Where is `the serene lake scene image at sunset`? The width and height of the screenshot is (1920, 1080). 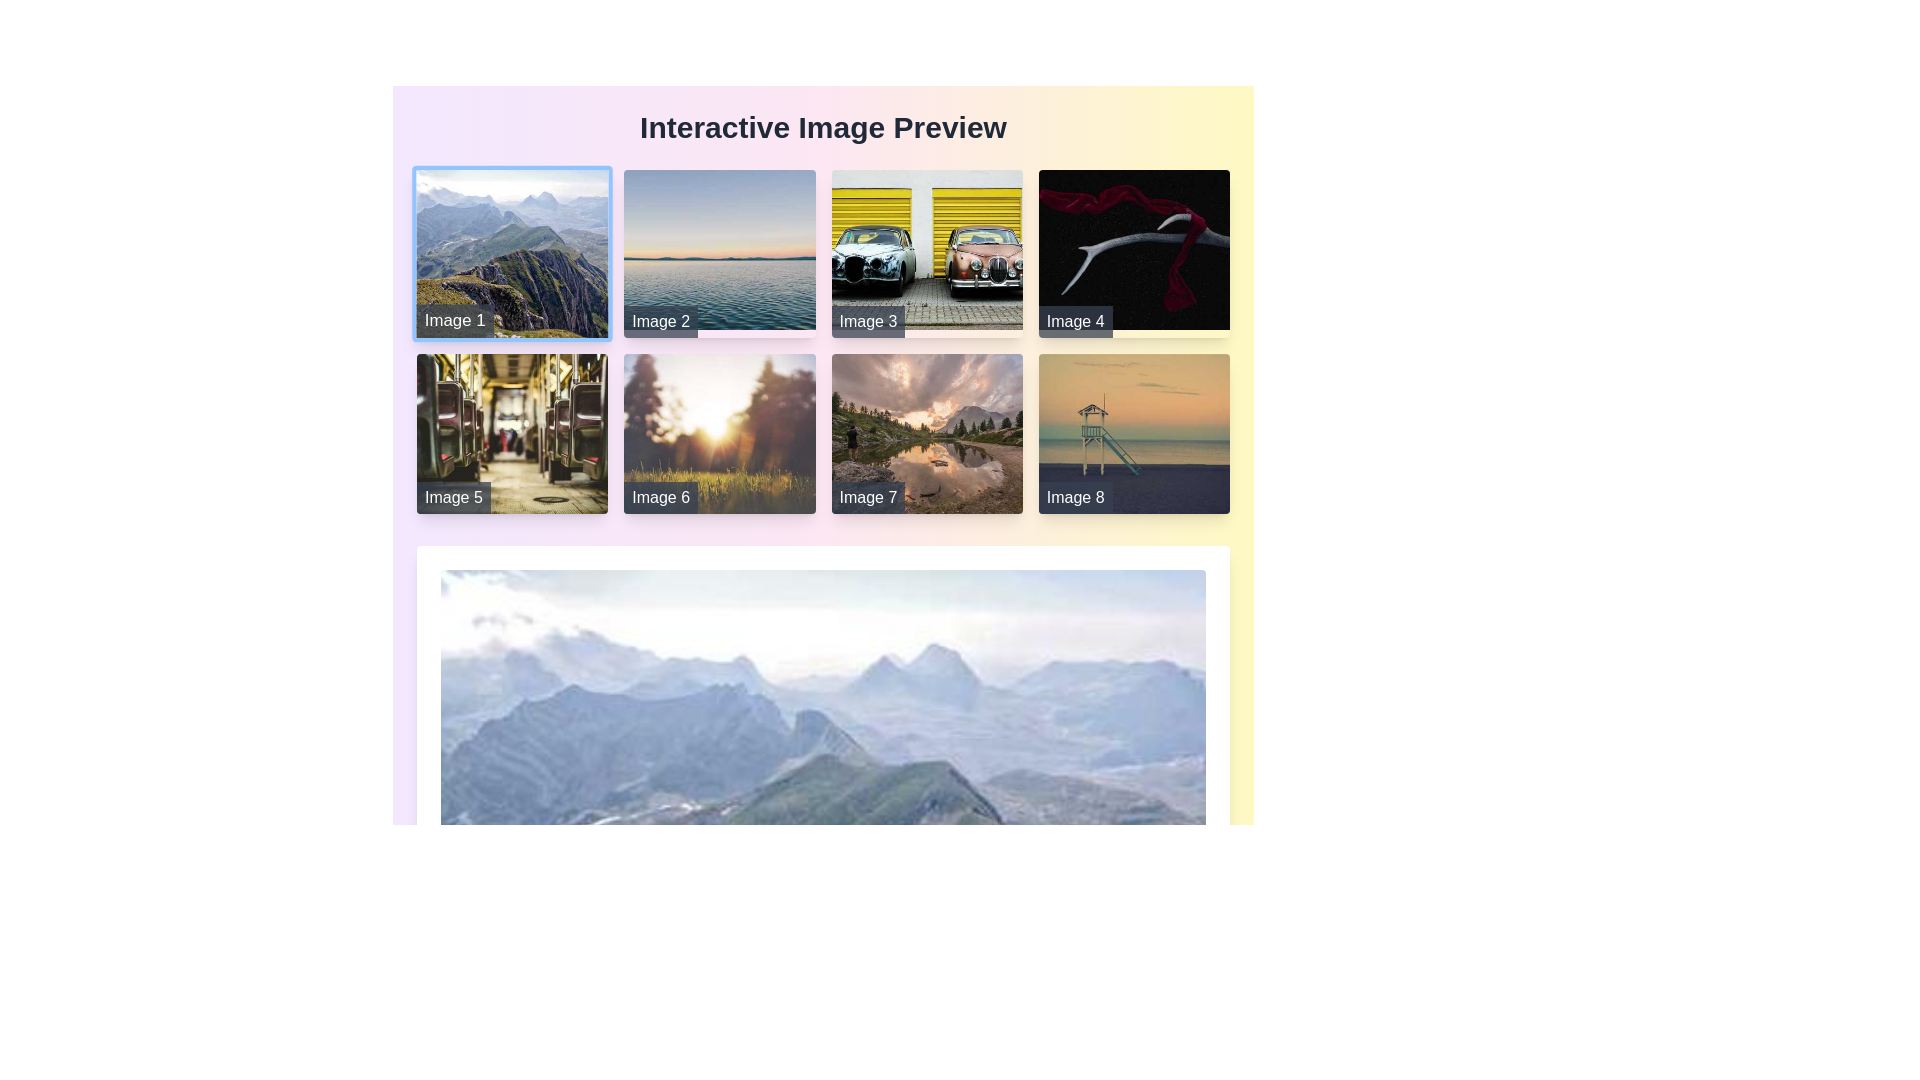 the serene lake scene image at sunset is located at coordinates (719, 249).